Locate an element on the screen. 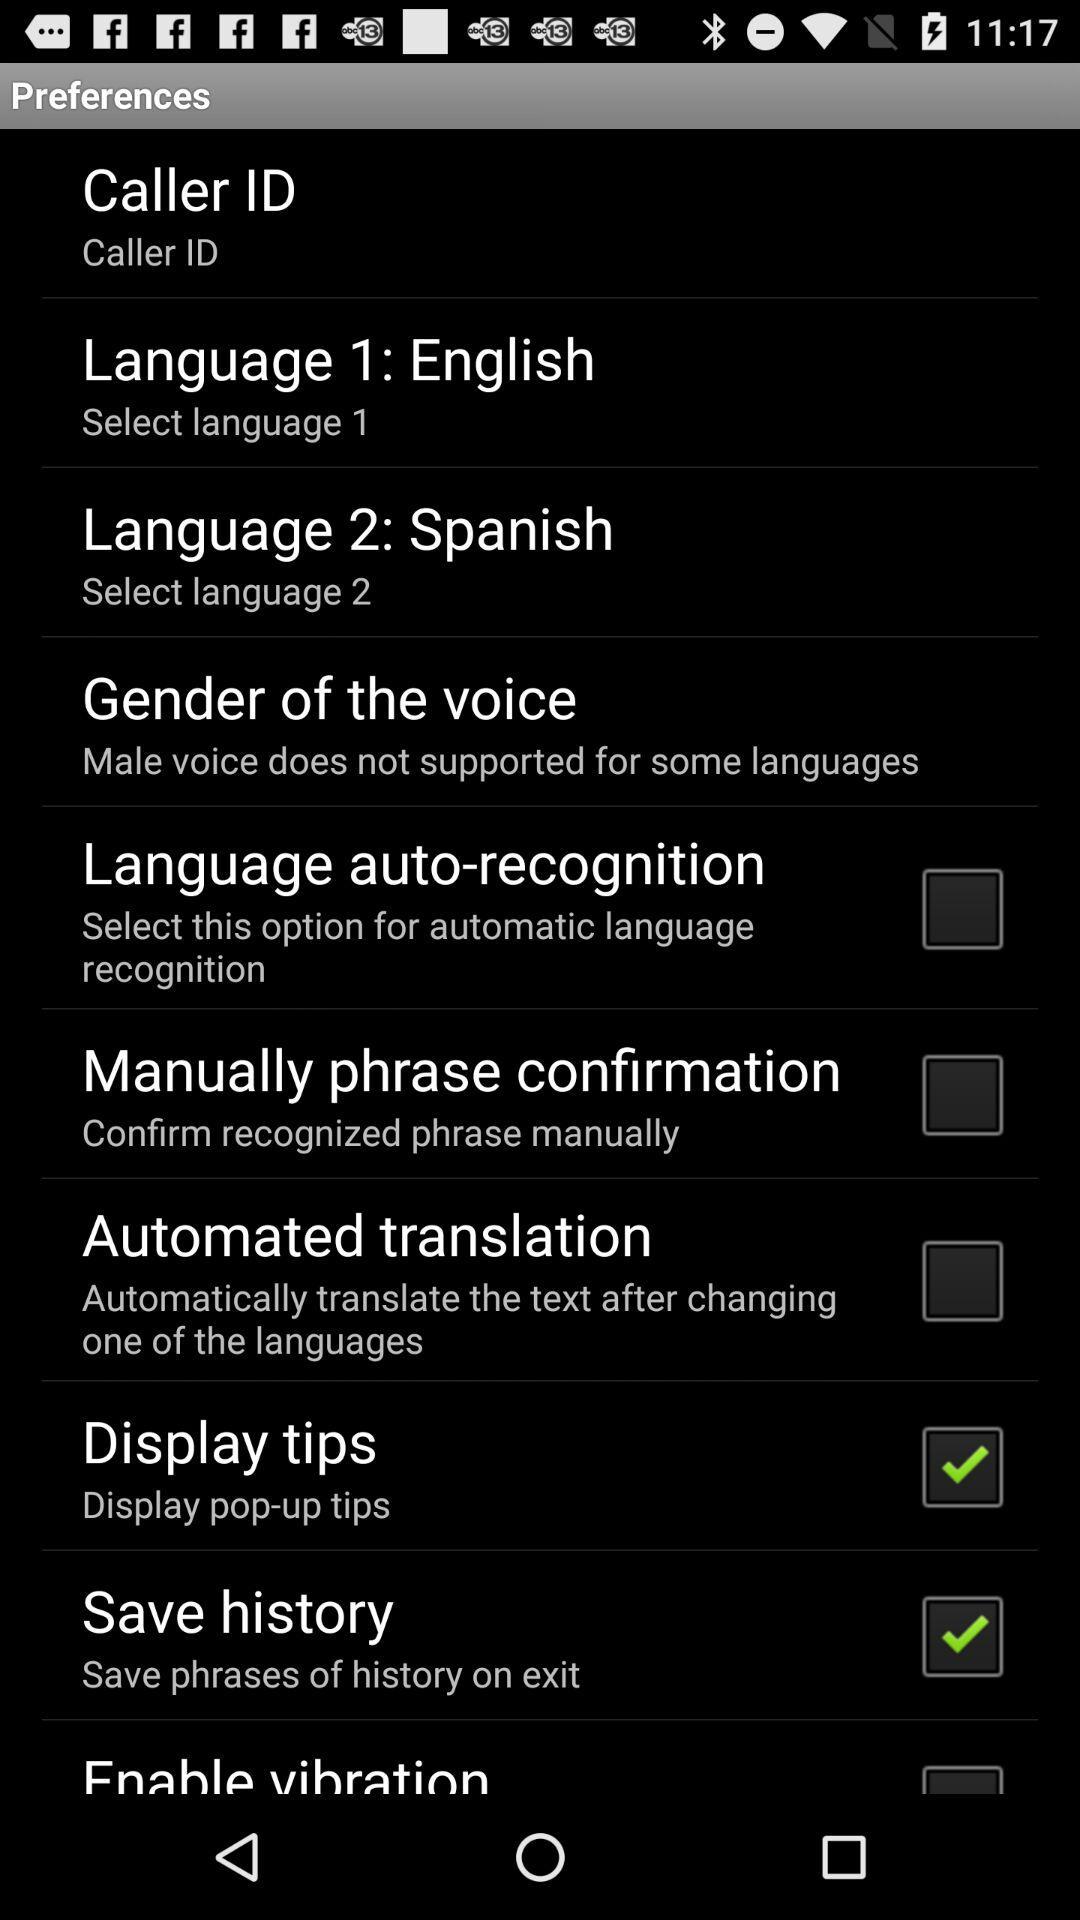  the automated translation app is located at coordinates (367, 1232).